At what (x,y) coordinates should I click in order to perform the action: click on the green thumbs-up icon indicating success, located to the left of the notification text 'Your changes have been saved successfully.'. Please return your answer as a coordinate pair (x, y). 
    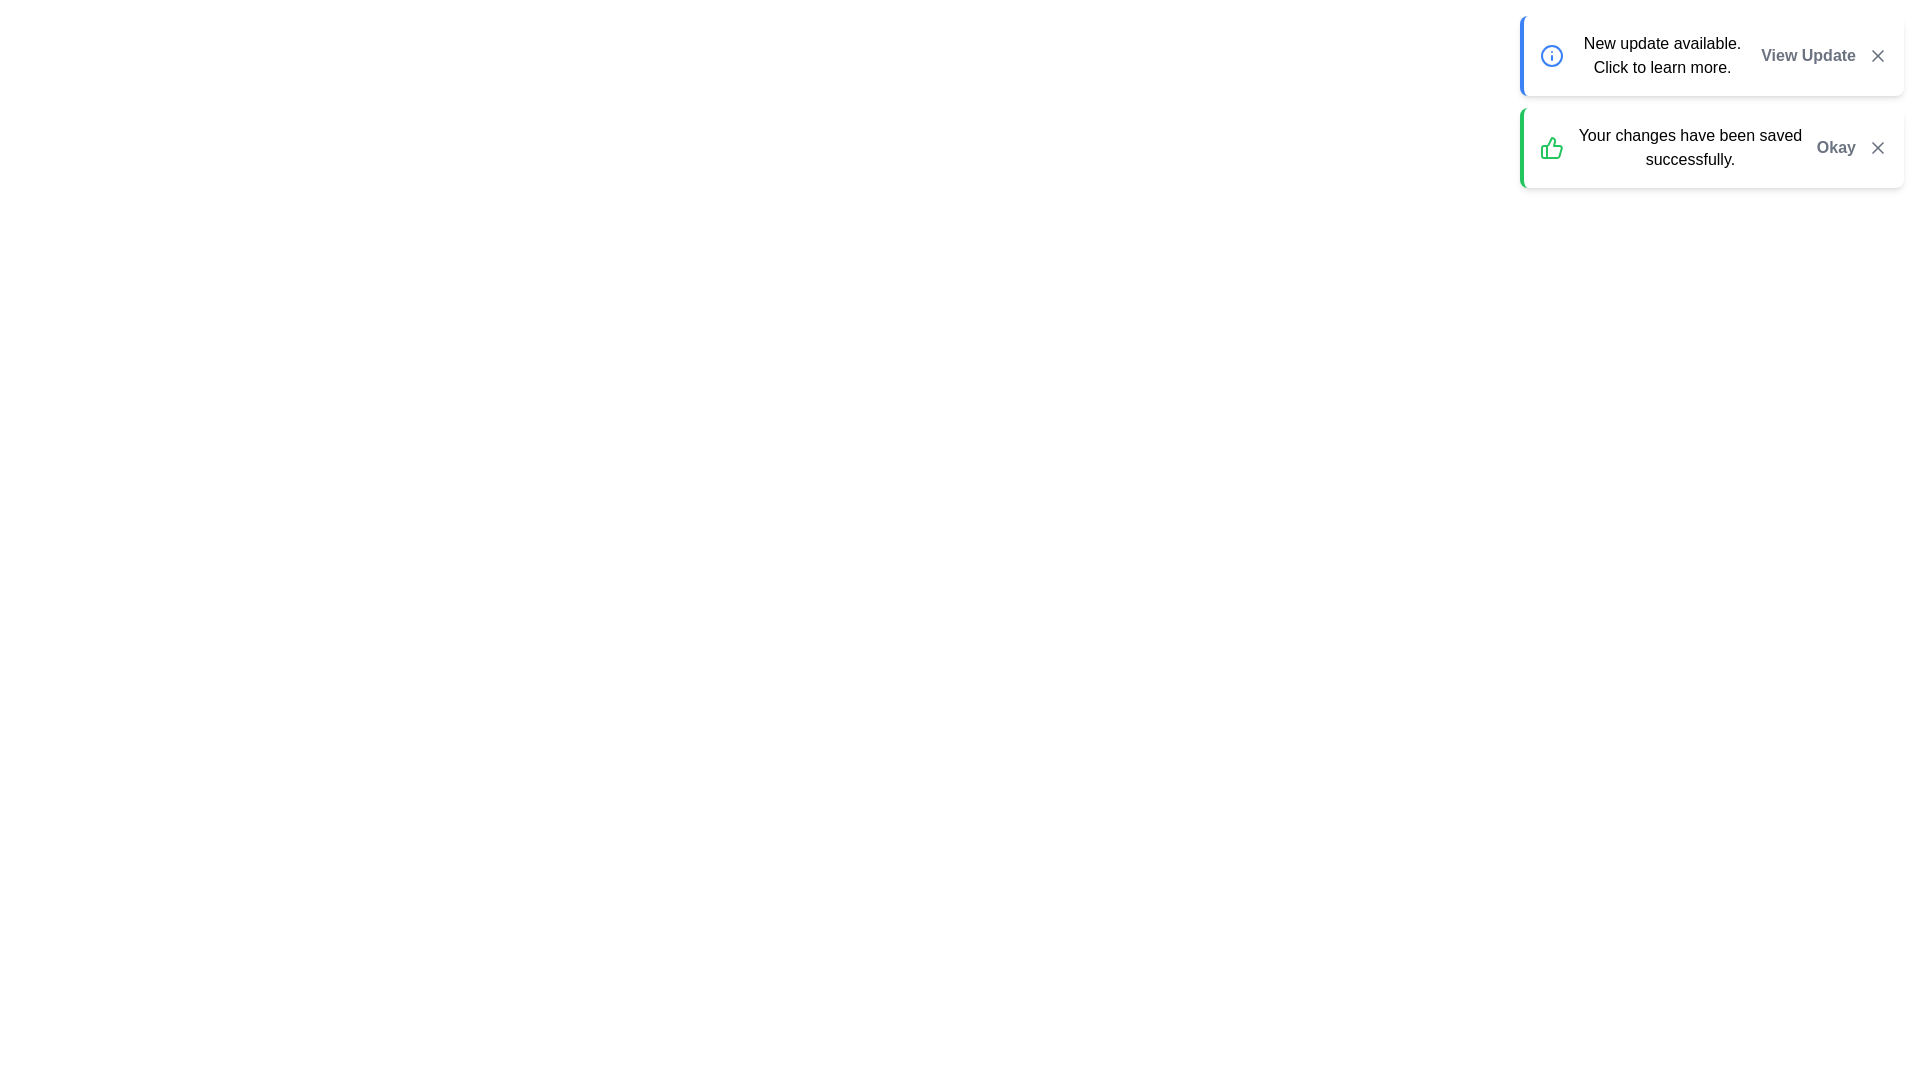
    Looking at the image, I should click on (1550, 146).